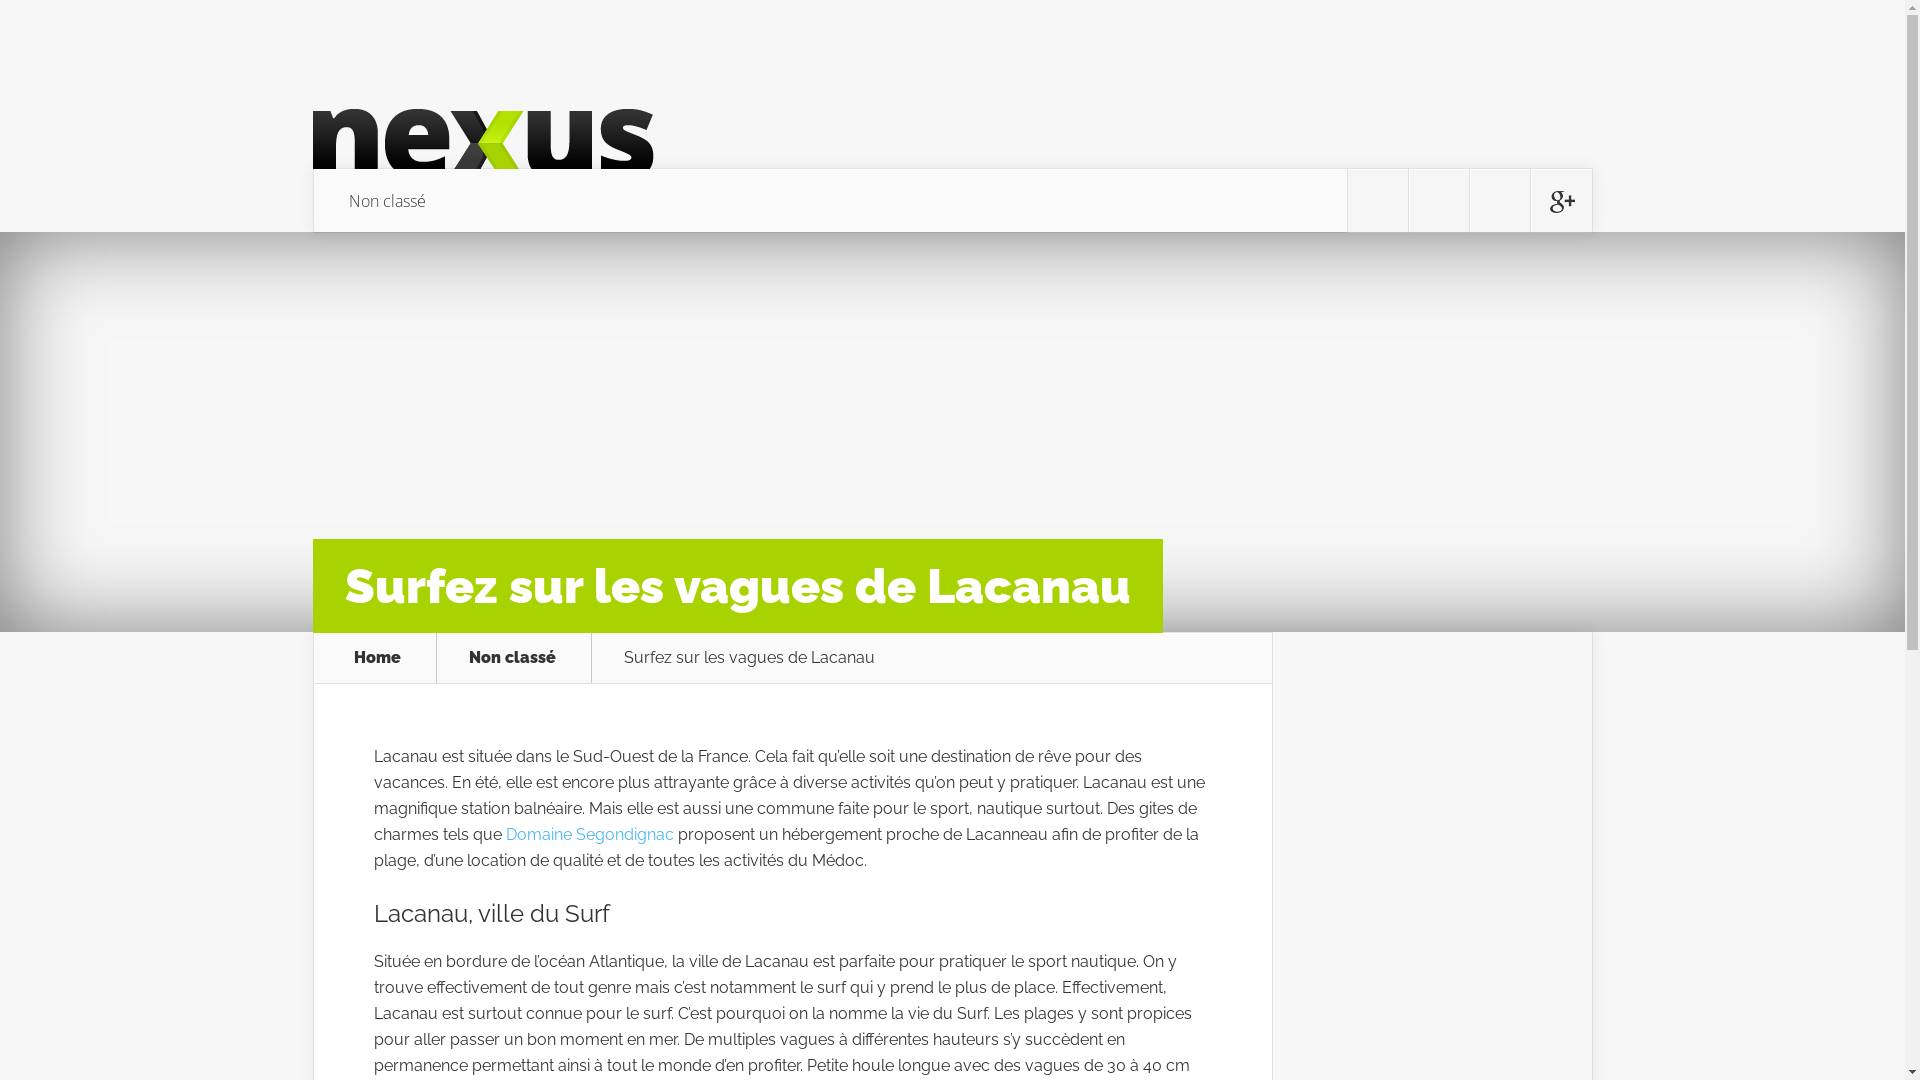  I want to click on 'Follow us on Facebook', so click(1437, 200).